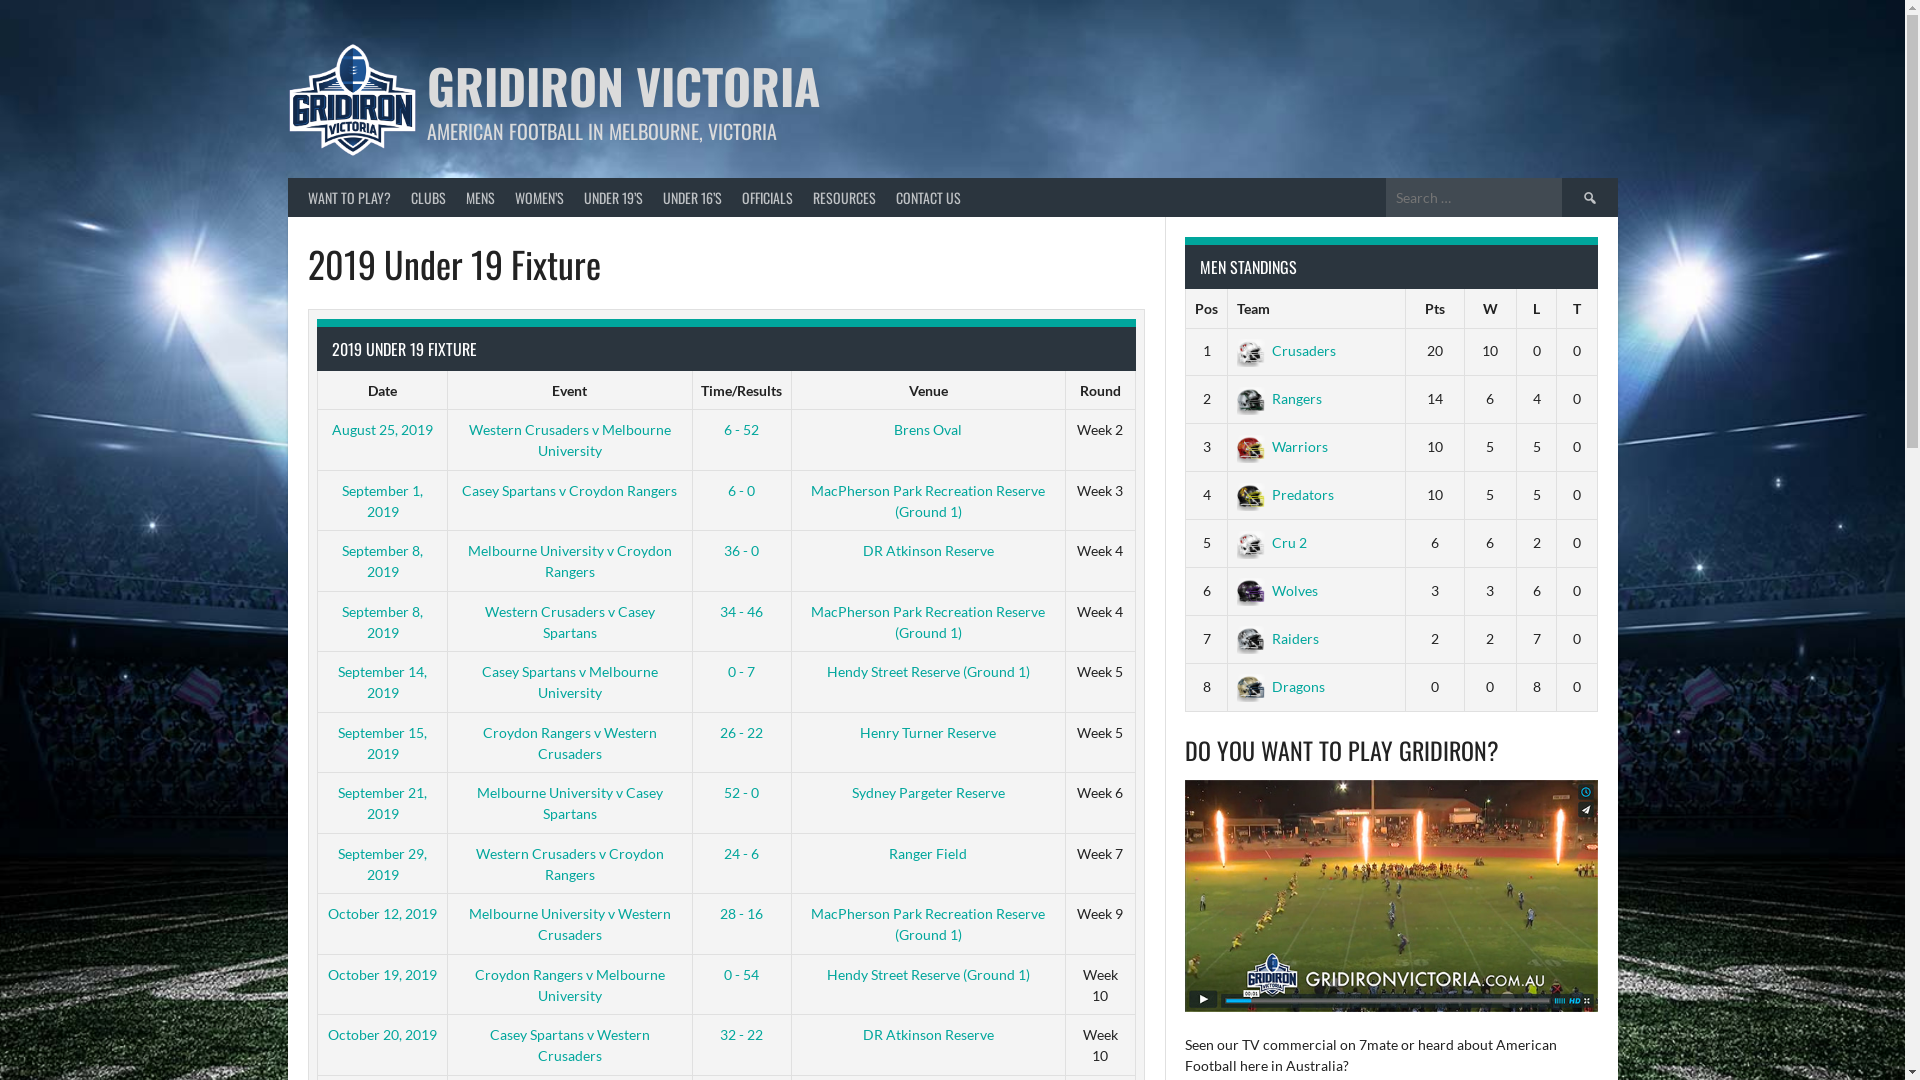 This screenshot has width=1920, height=1080. I want to click on 'Casey Spartans v Melbourne University', so click(569, 681).